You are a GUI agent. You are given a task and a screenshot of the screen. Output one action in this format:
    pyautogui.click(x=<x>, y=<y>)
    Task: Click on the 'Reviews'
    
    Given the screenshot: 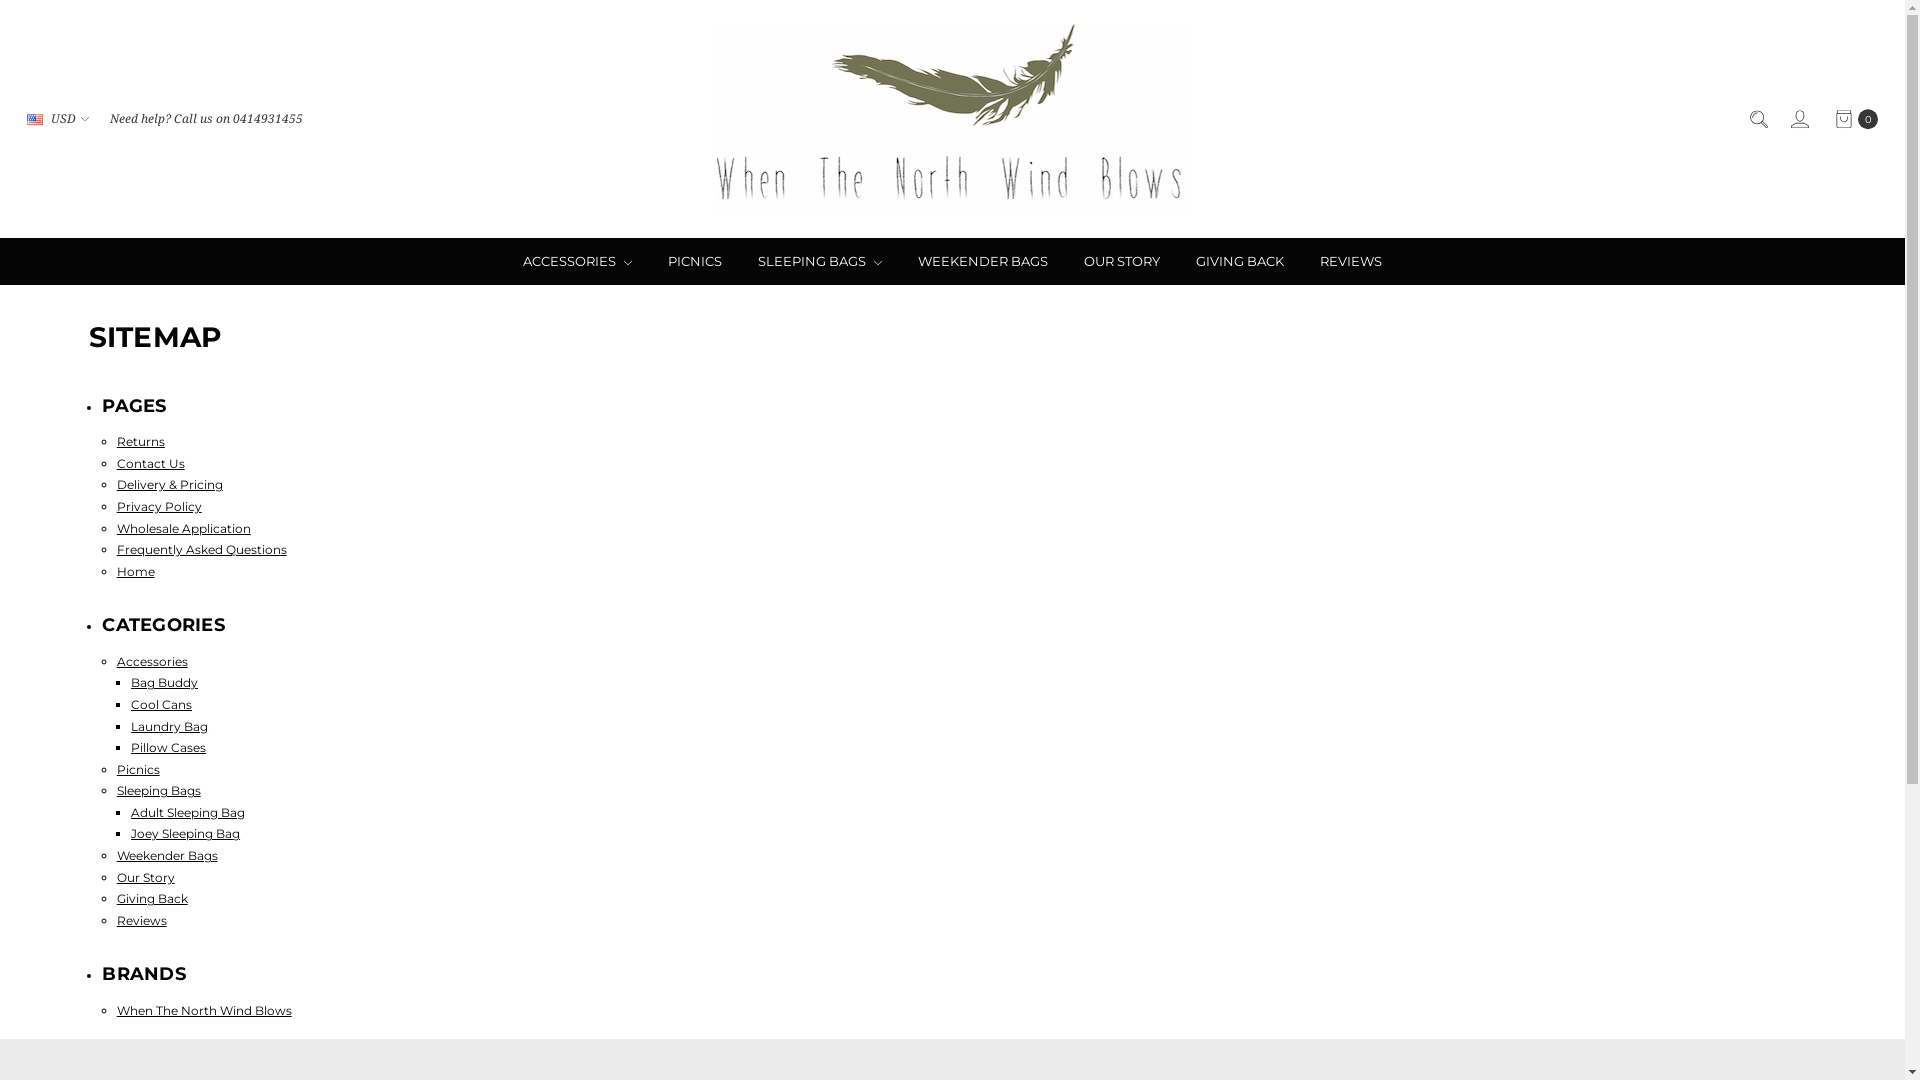 What is the action you would take?
    pyautogui.click(x=141, y=920)
    